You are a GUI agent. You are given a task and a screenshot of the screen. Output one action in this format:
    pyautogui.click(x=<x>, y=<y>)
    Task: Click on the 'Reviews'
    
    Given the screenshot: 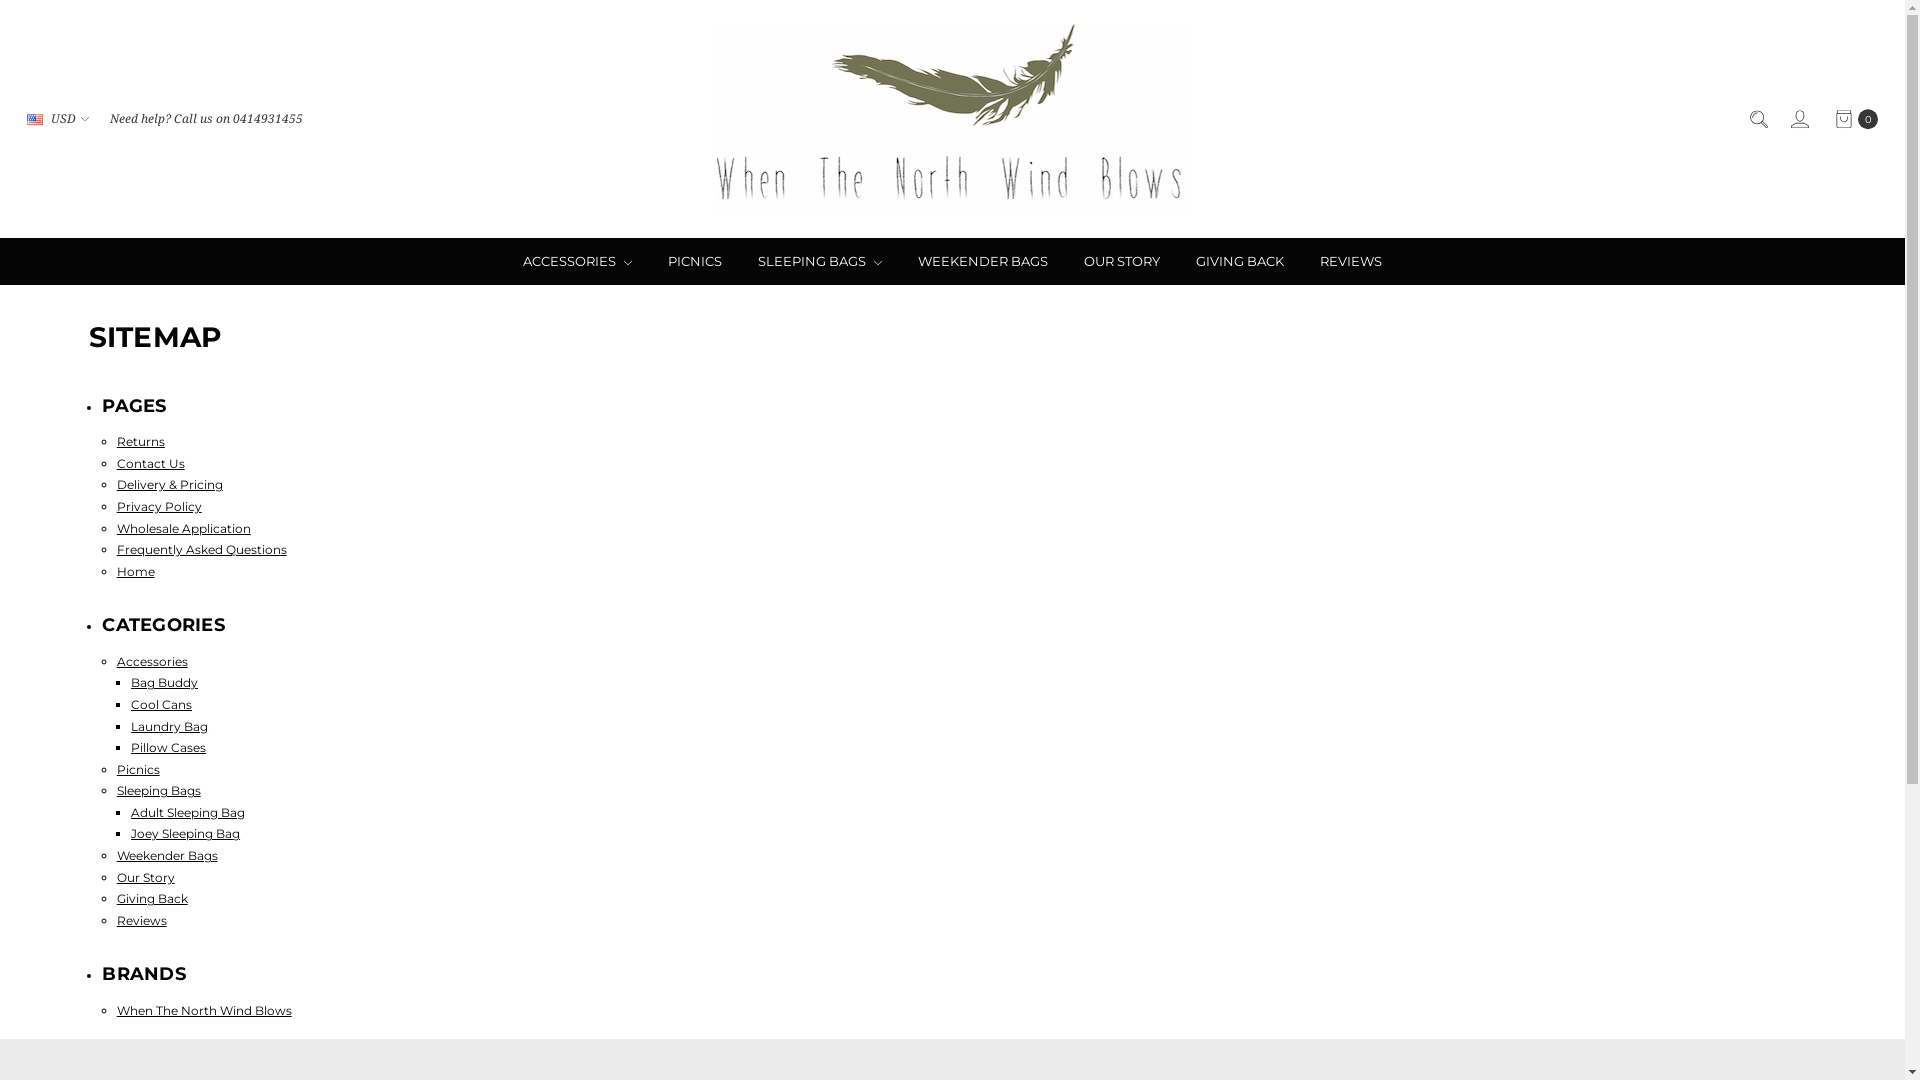 What is the action you would take?
    pyautogui.click(x=141, y=920)
    